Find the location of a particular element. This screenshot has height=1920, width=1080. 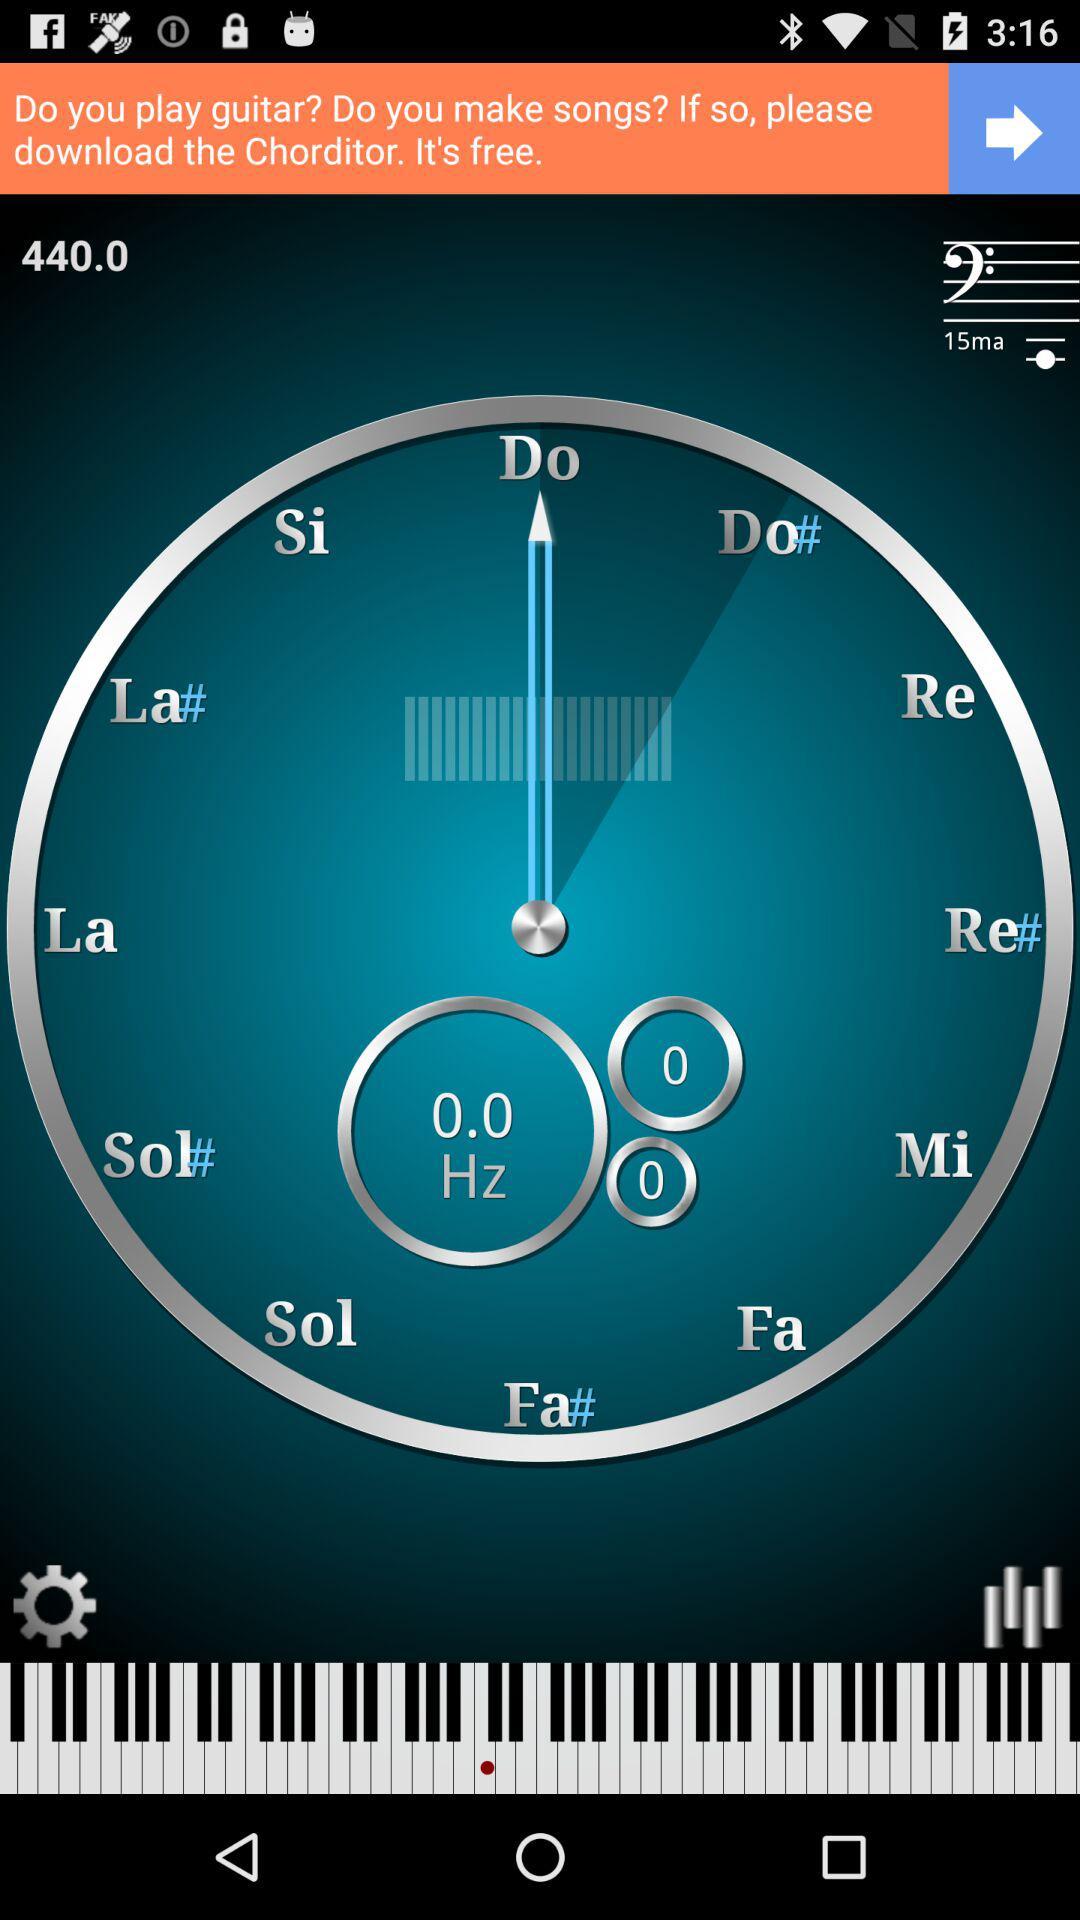

open settings is located at coordinates (54, 1607).